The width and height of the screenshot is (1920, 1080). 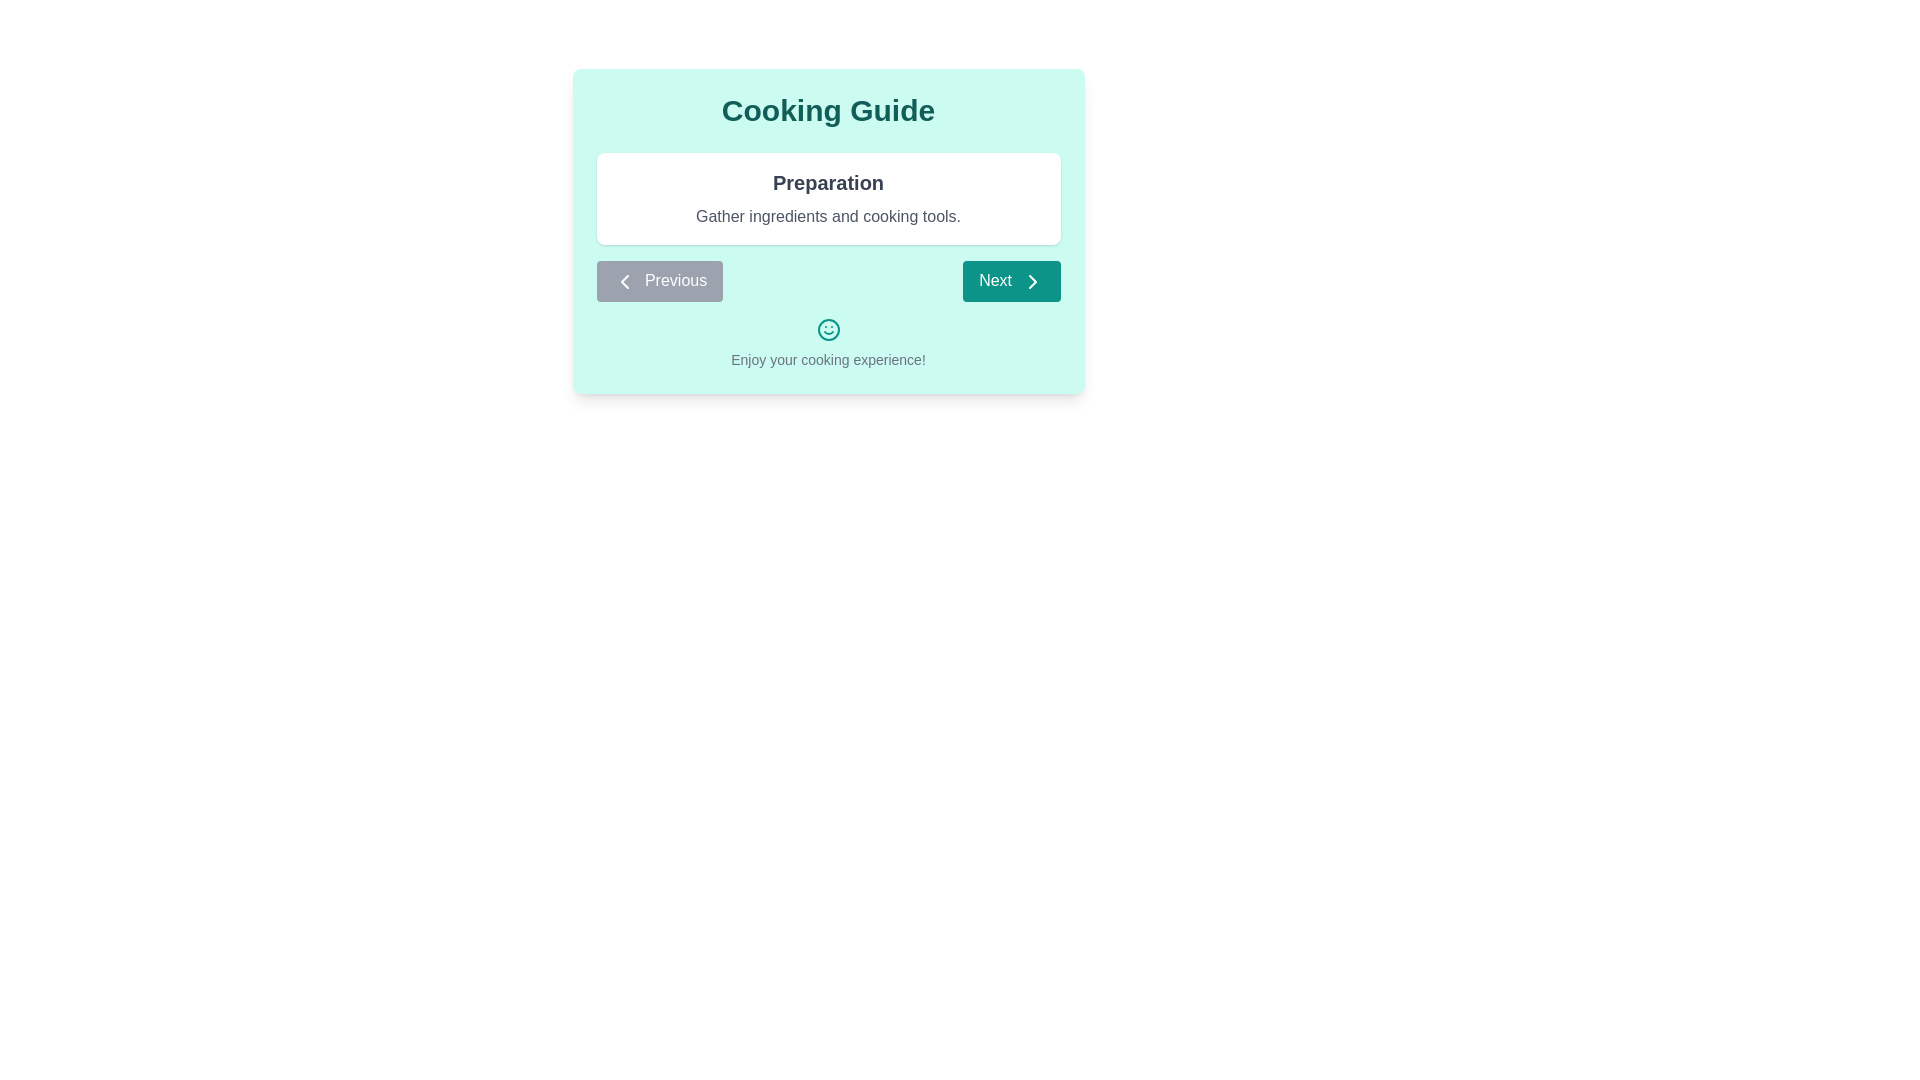 I want to click on the message display area that reads 'Enjoy your cooking experience!' with a teal smiley face icon, so click(x=828, y=342).